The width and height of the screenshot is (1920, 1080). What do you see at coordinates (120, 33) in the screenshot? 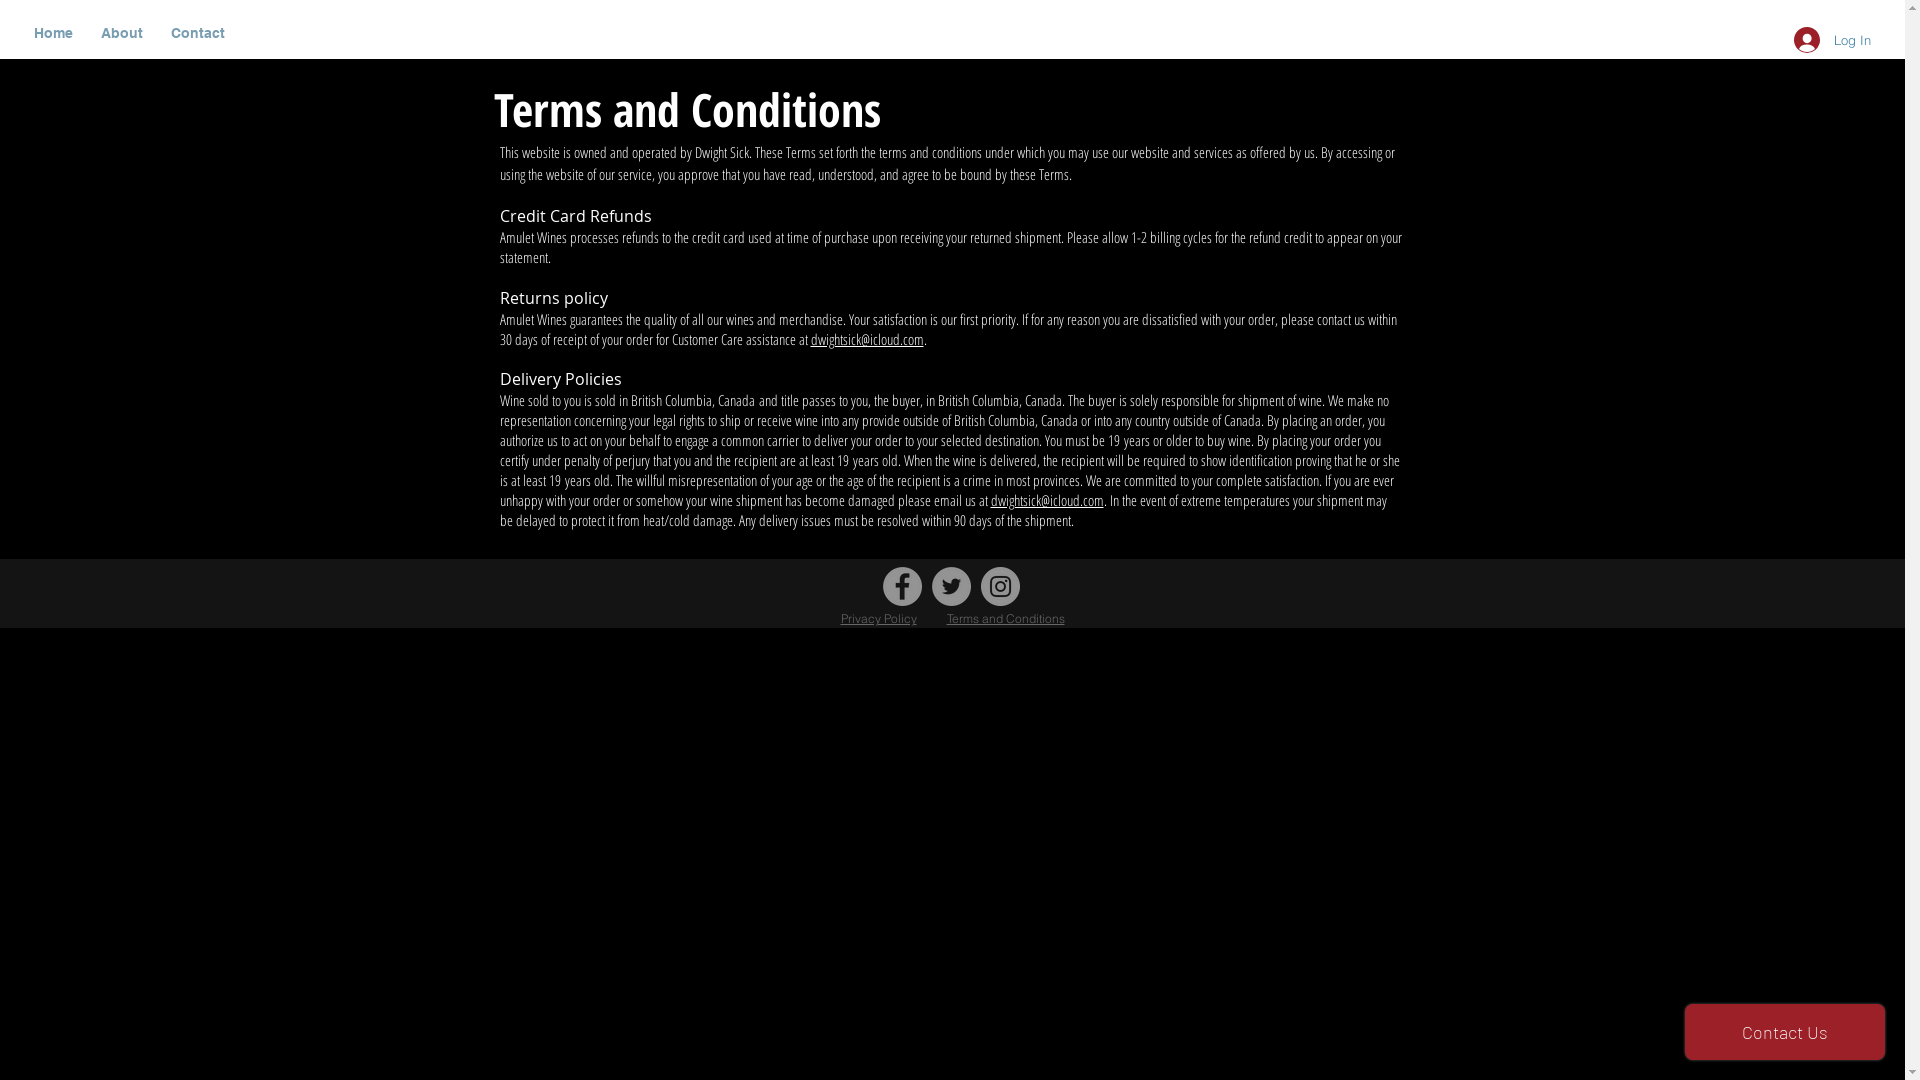
I see `'About'` at bounding box center [120, 33].